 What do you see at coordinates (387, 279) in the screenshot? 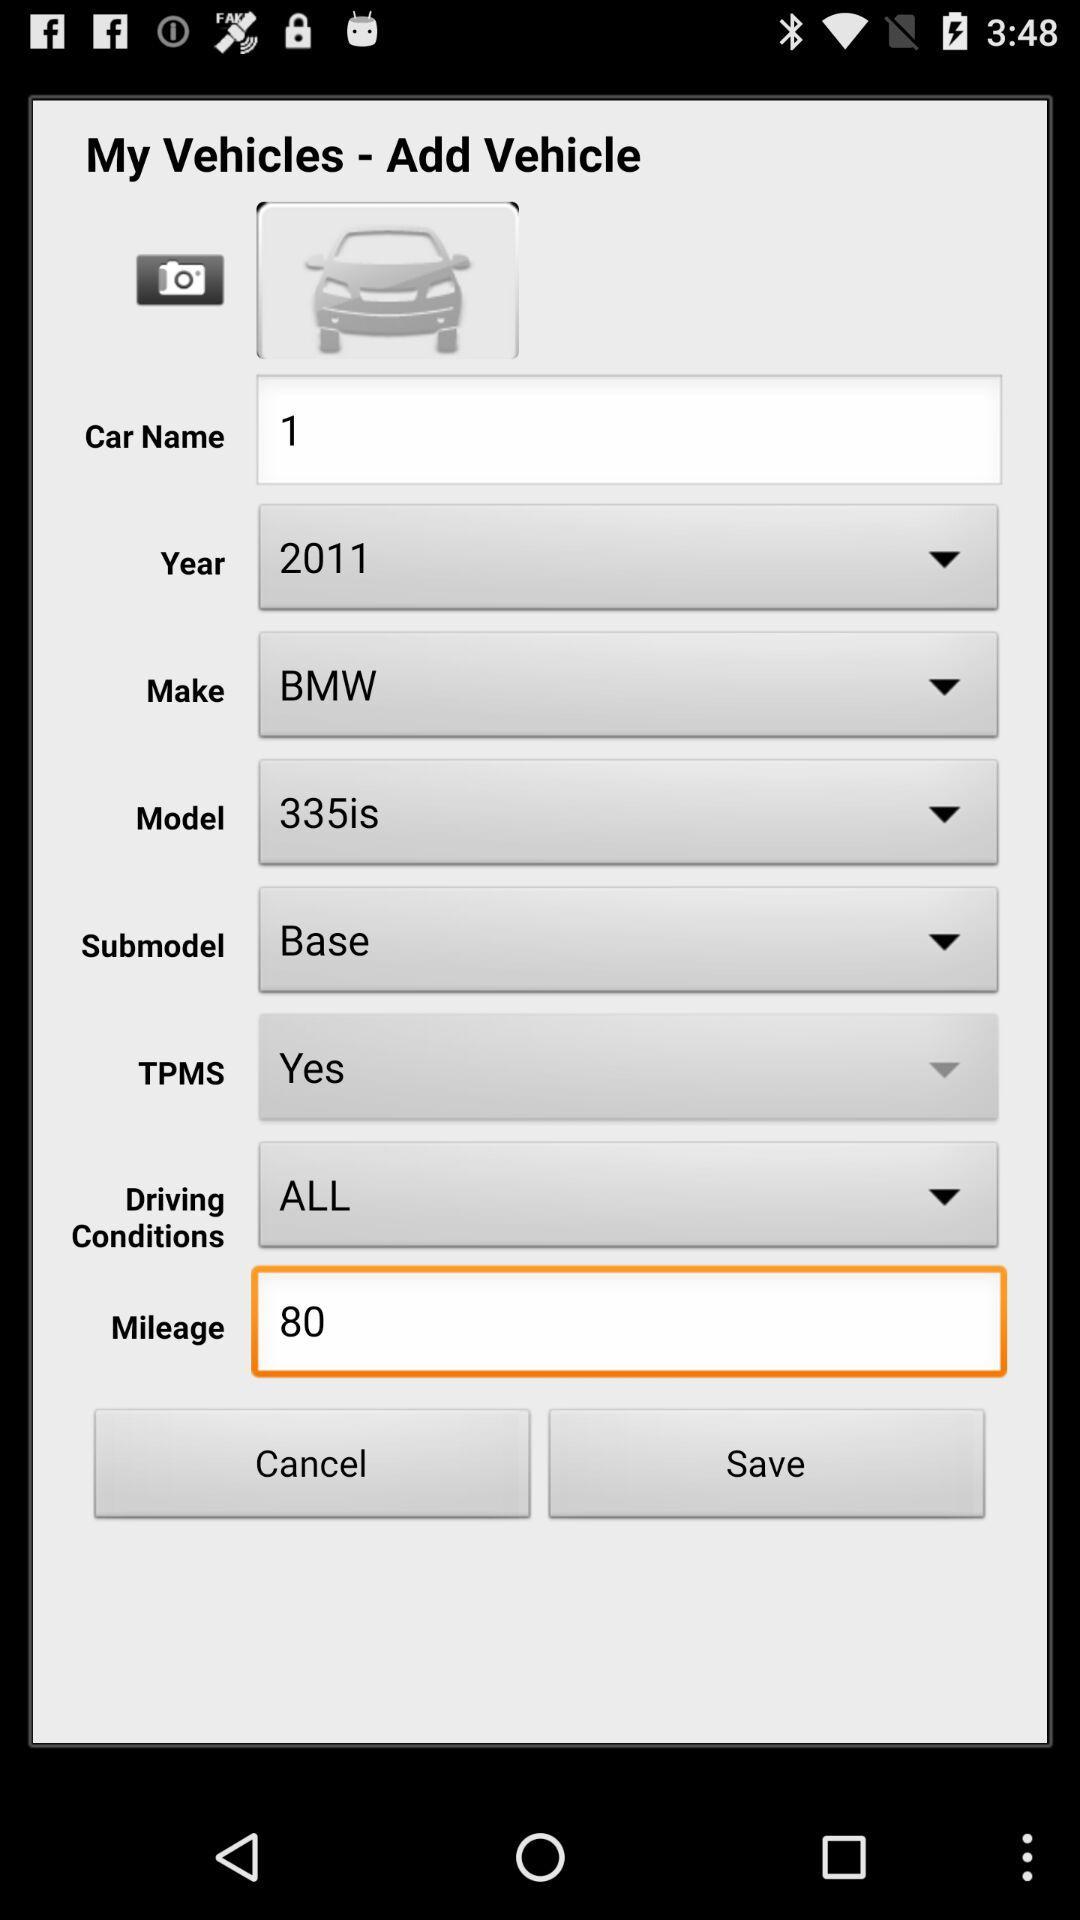
I see `vehicle` at bounding box center [387, 279].